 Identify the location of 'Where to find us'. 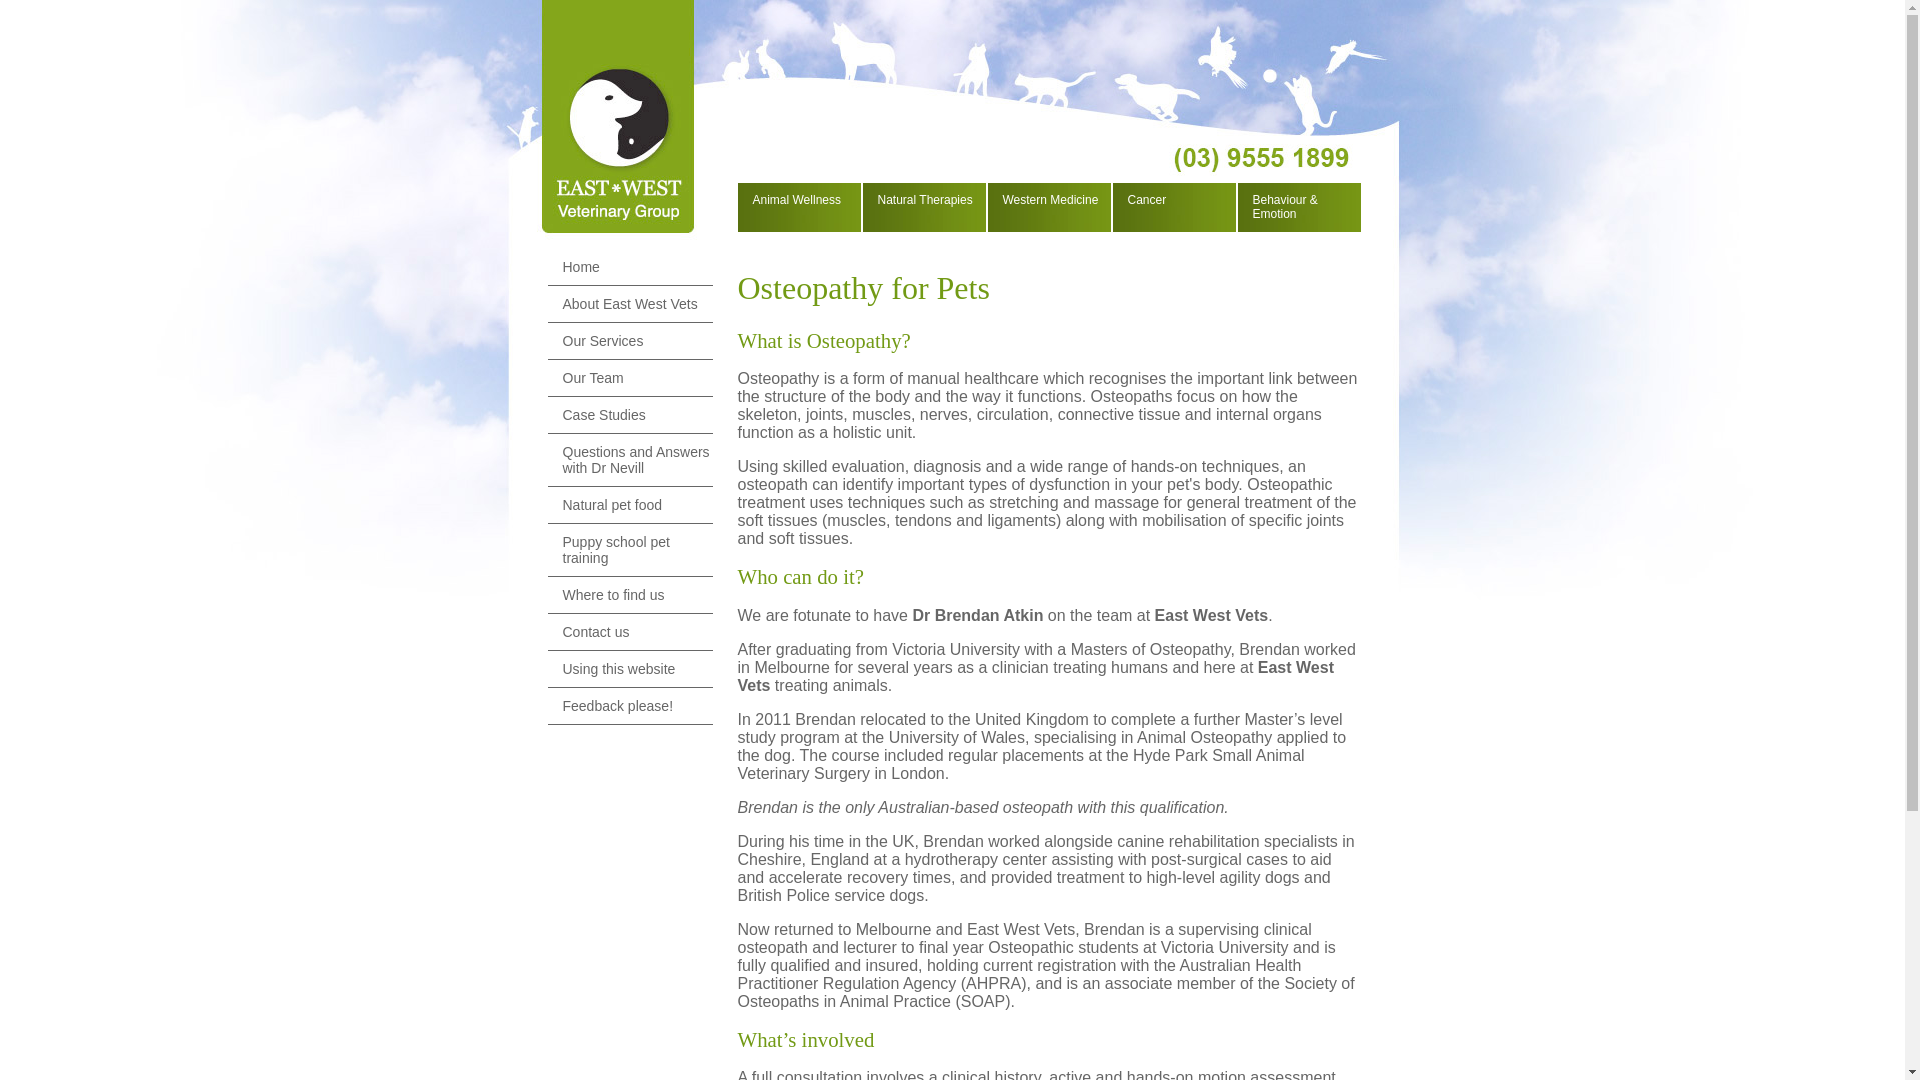
(629, 594).